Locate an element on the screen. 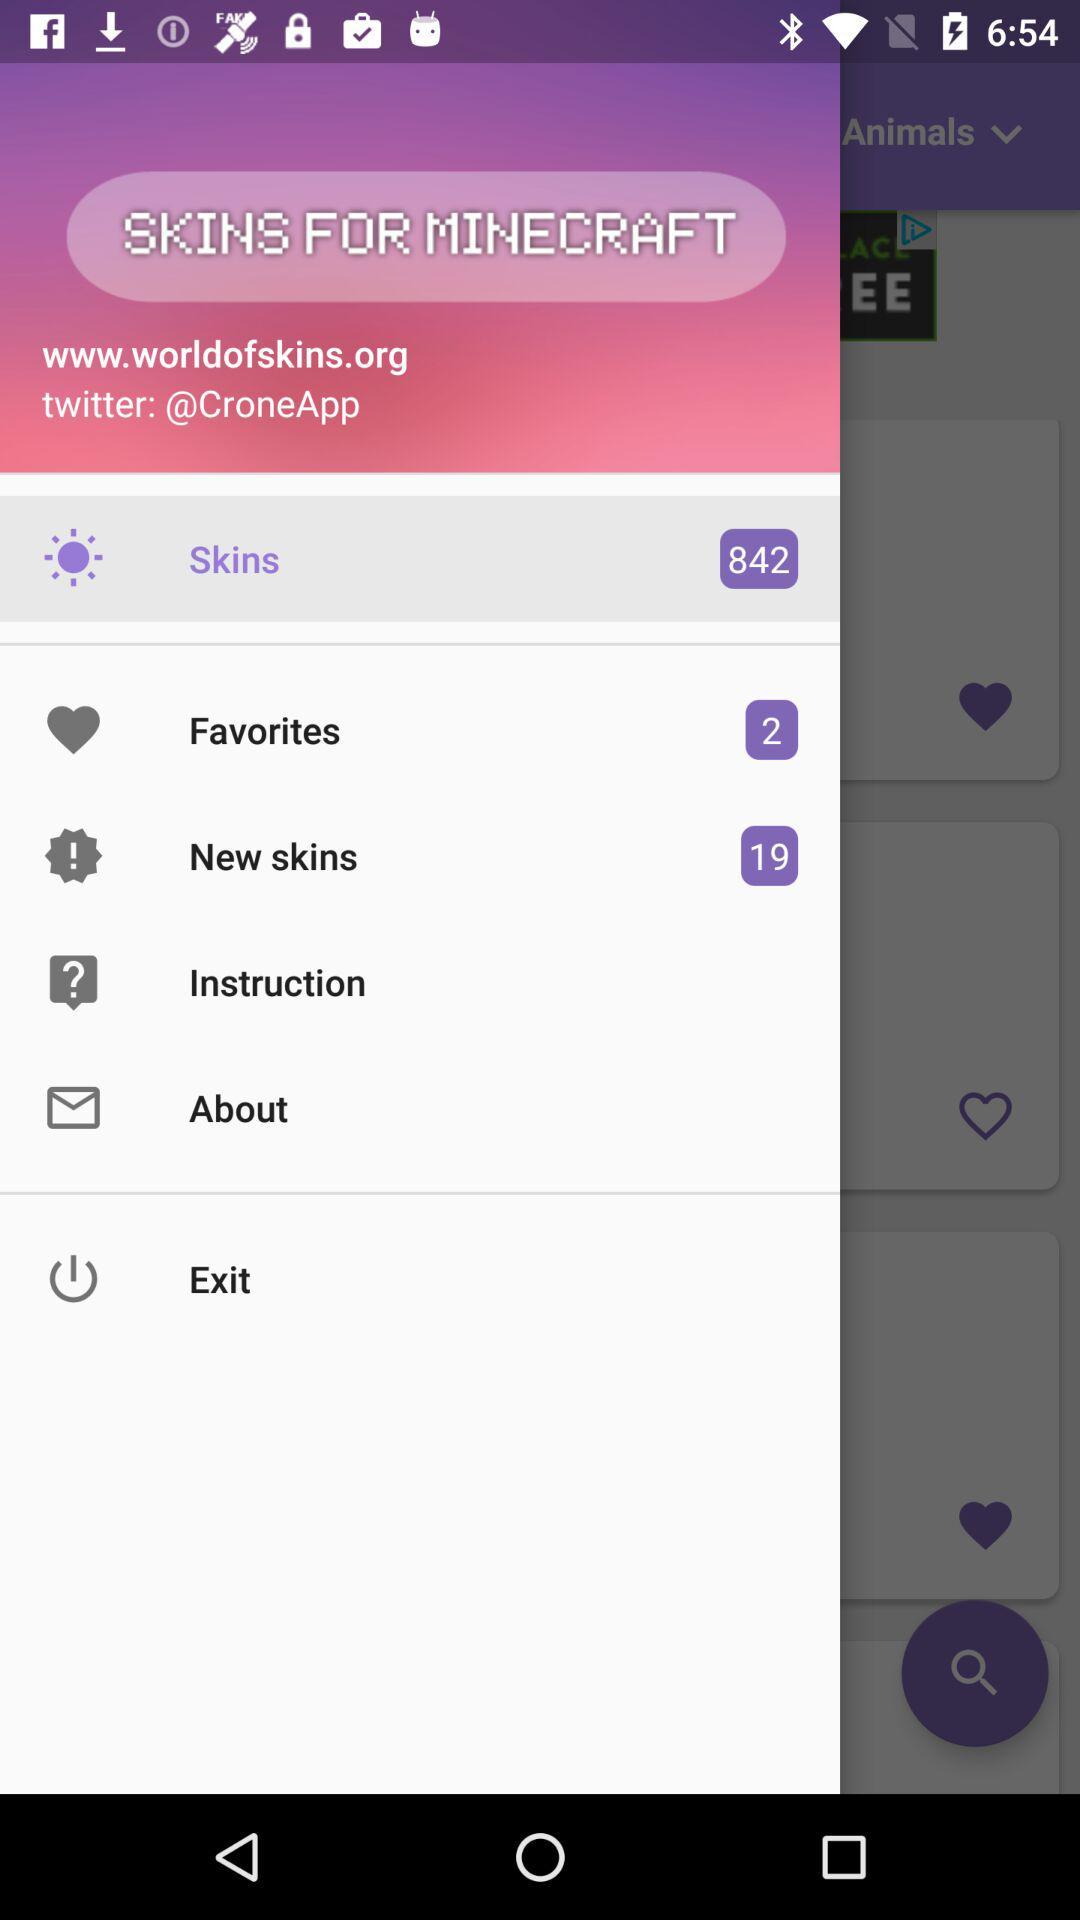 Image resolution: width=1080 pixels, height=1920 pixels. the search button which is on the right hand side is located at coordinates (540, 1716).